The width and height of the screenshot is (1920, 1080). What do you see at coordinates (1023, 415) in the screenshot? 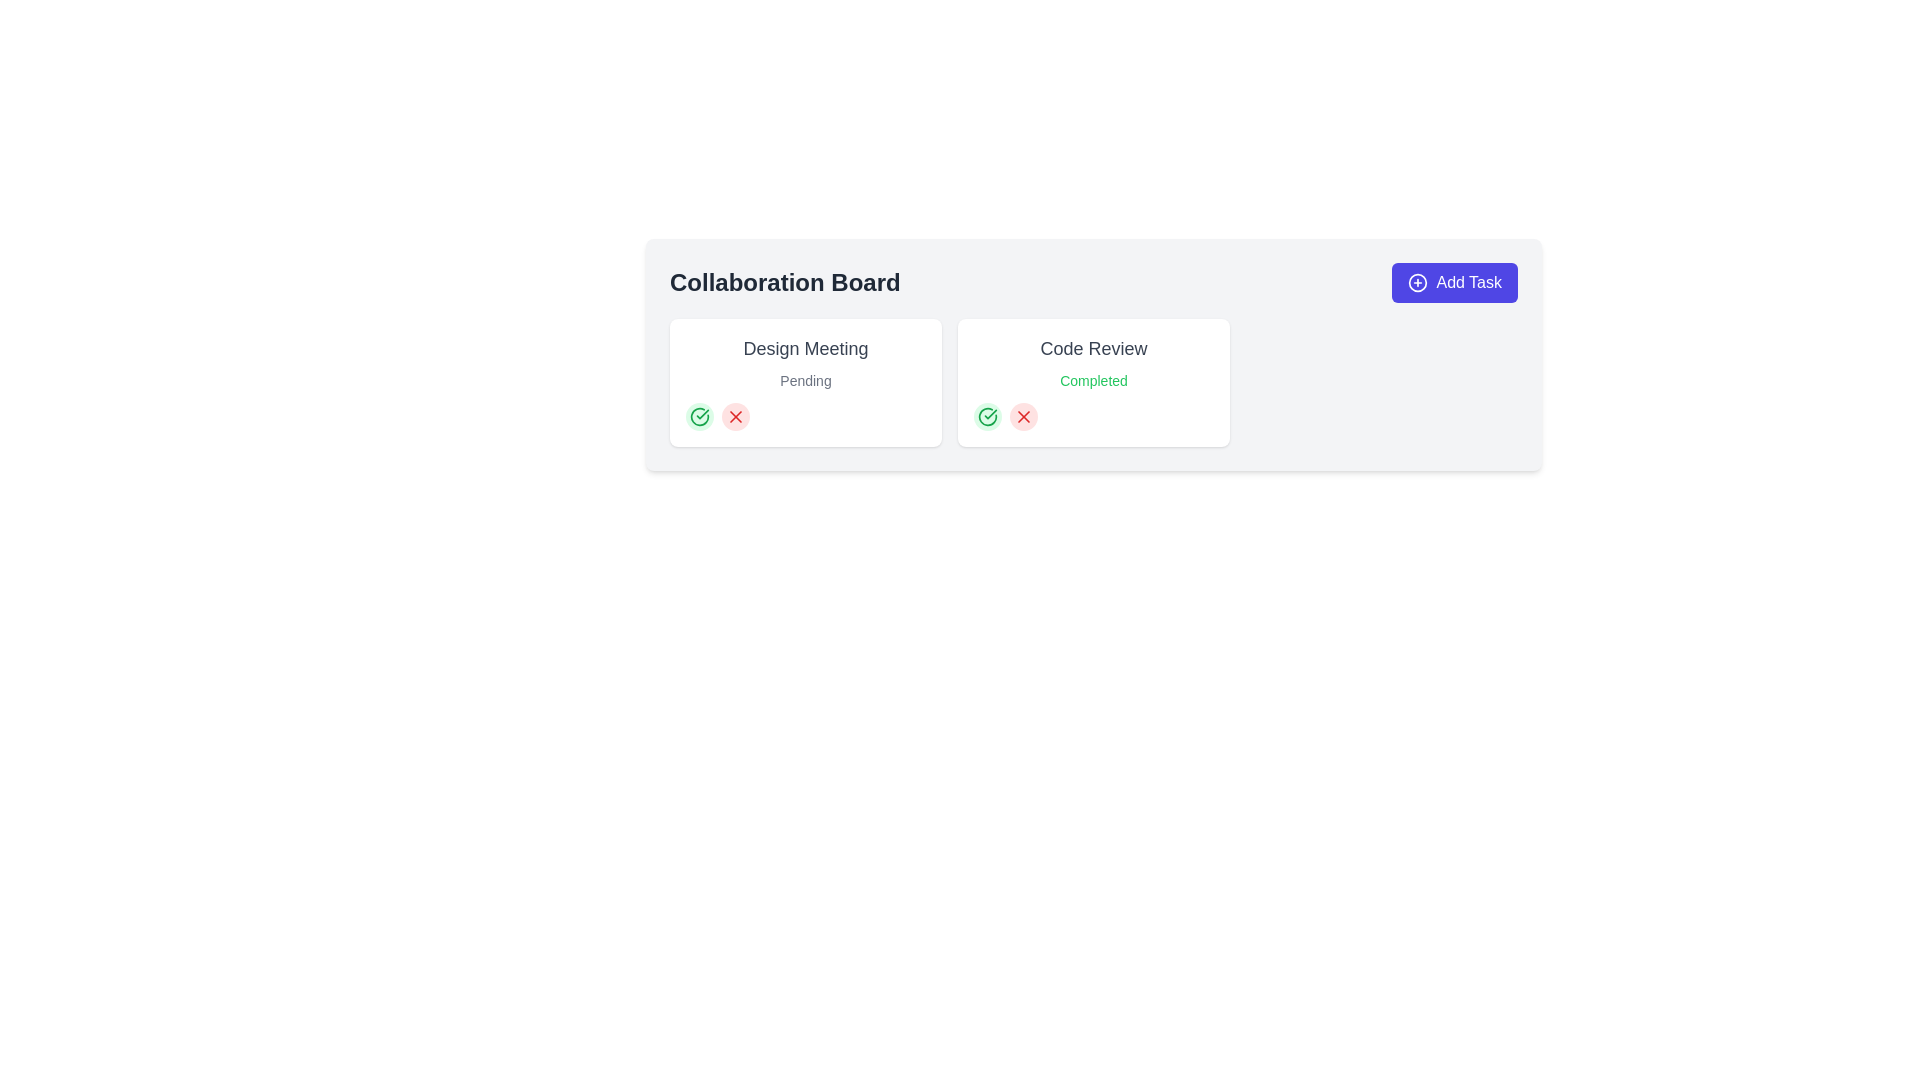
I see `the red diagonal line forming part of the 'X' icon located in the bottom-left corner of the 'Code Review' card` at bounding box center [1023, 415].